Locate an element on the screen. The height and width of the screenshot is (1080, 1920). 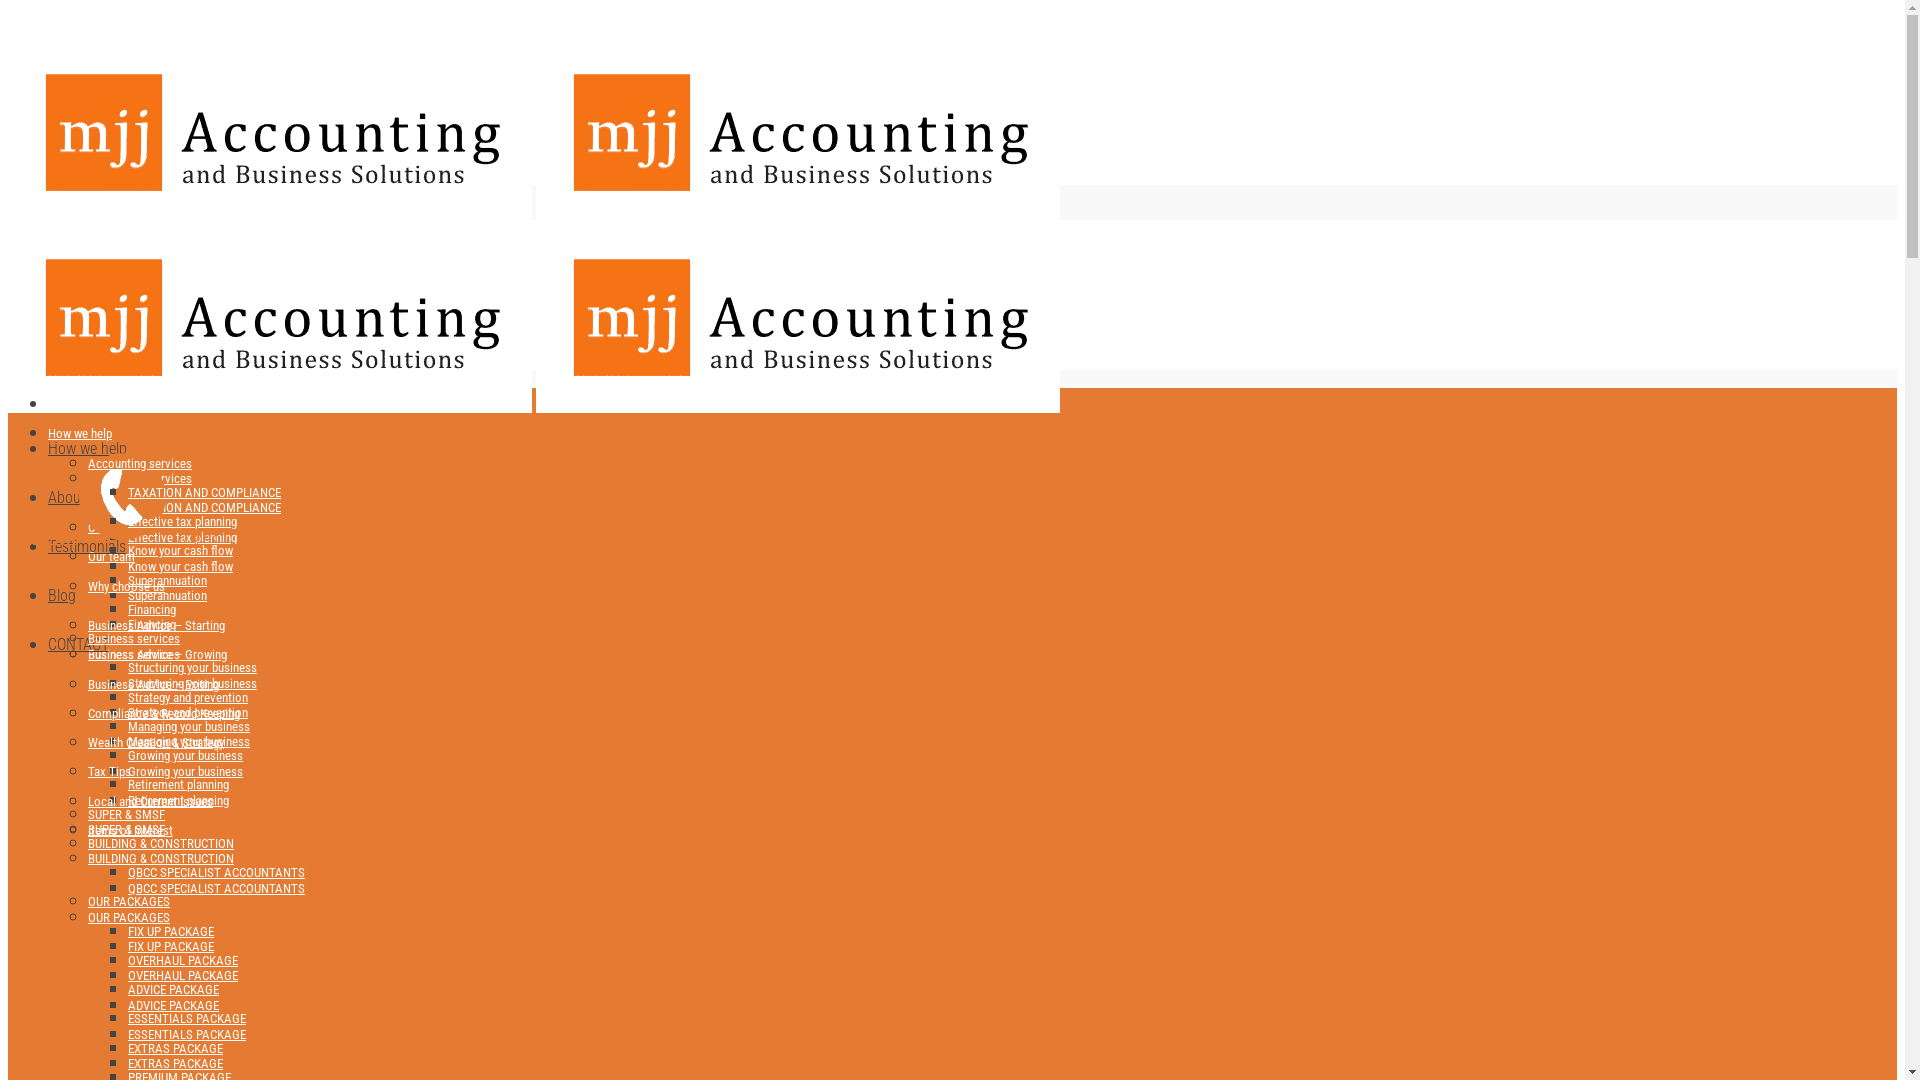
'Retirement planning' is located at coordinates (178, 799).